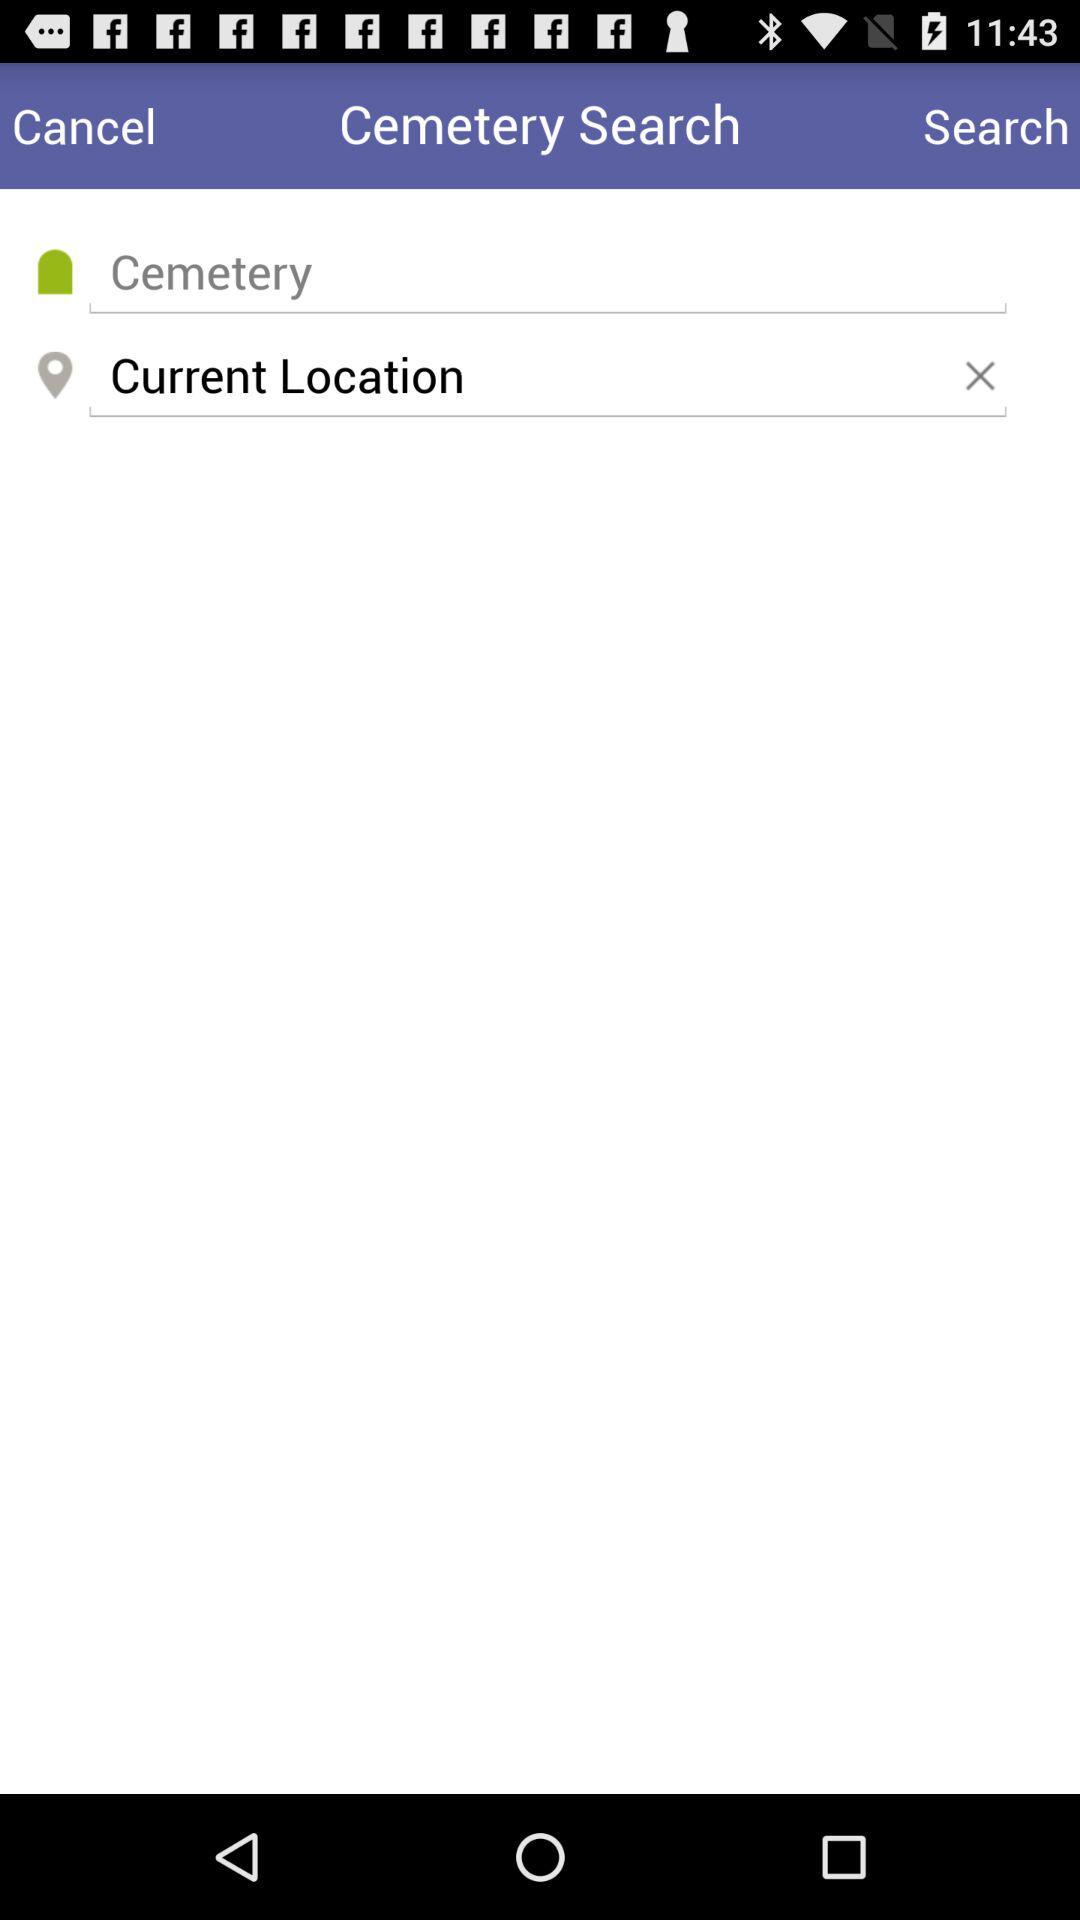 The image size is (1080, 1920). I want to click on current location icon, so click(547, 375).